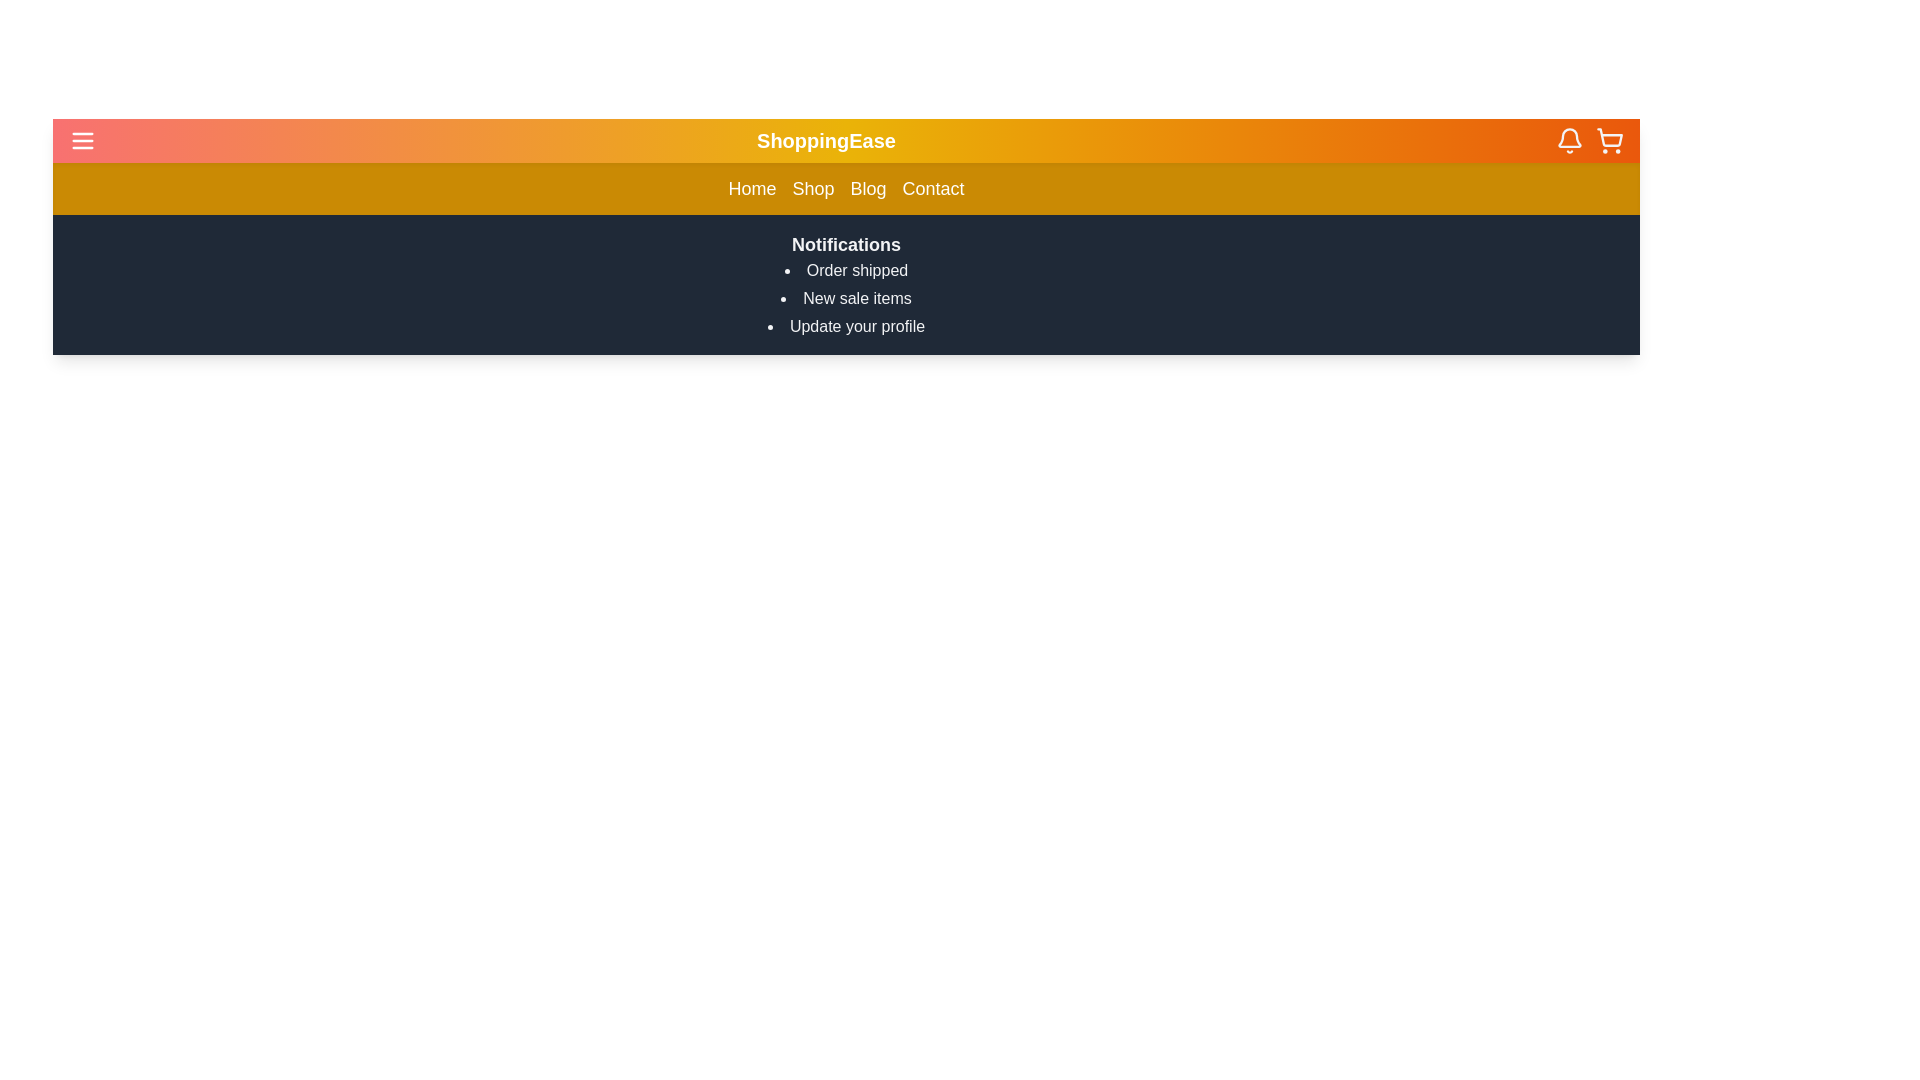 This screenshot has height=1080, width=1920. I want to click on the 'Contact' text label in the horizontal navigation bar, so click(932, 189).